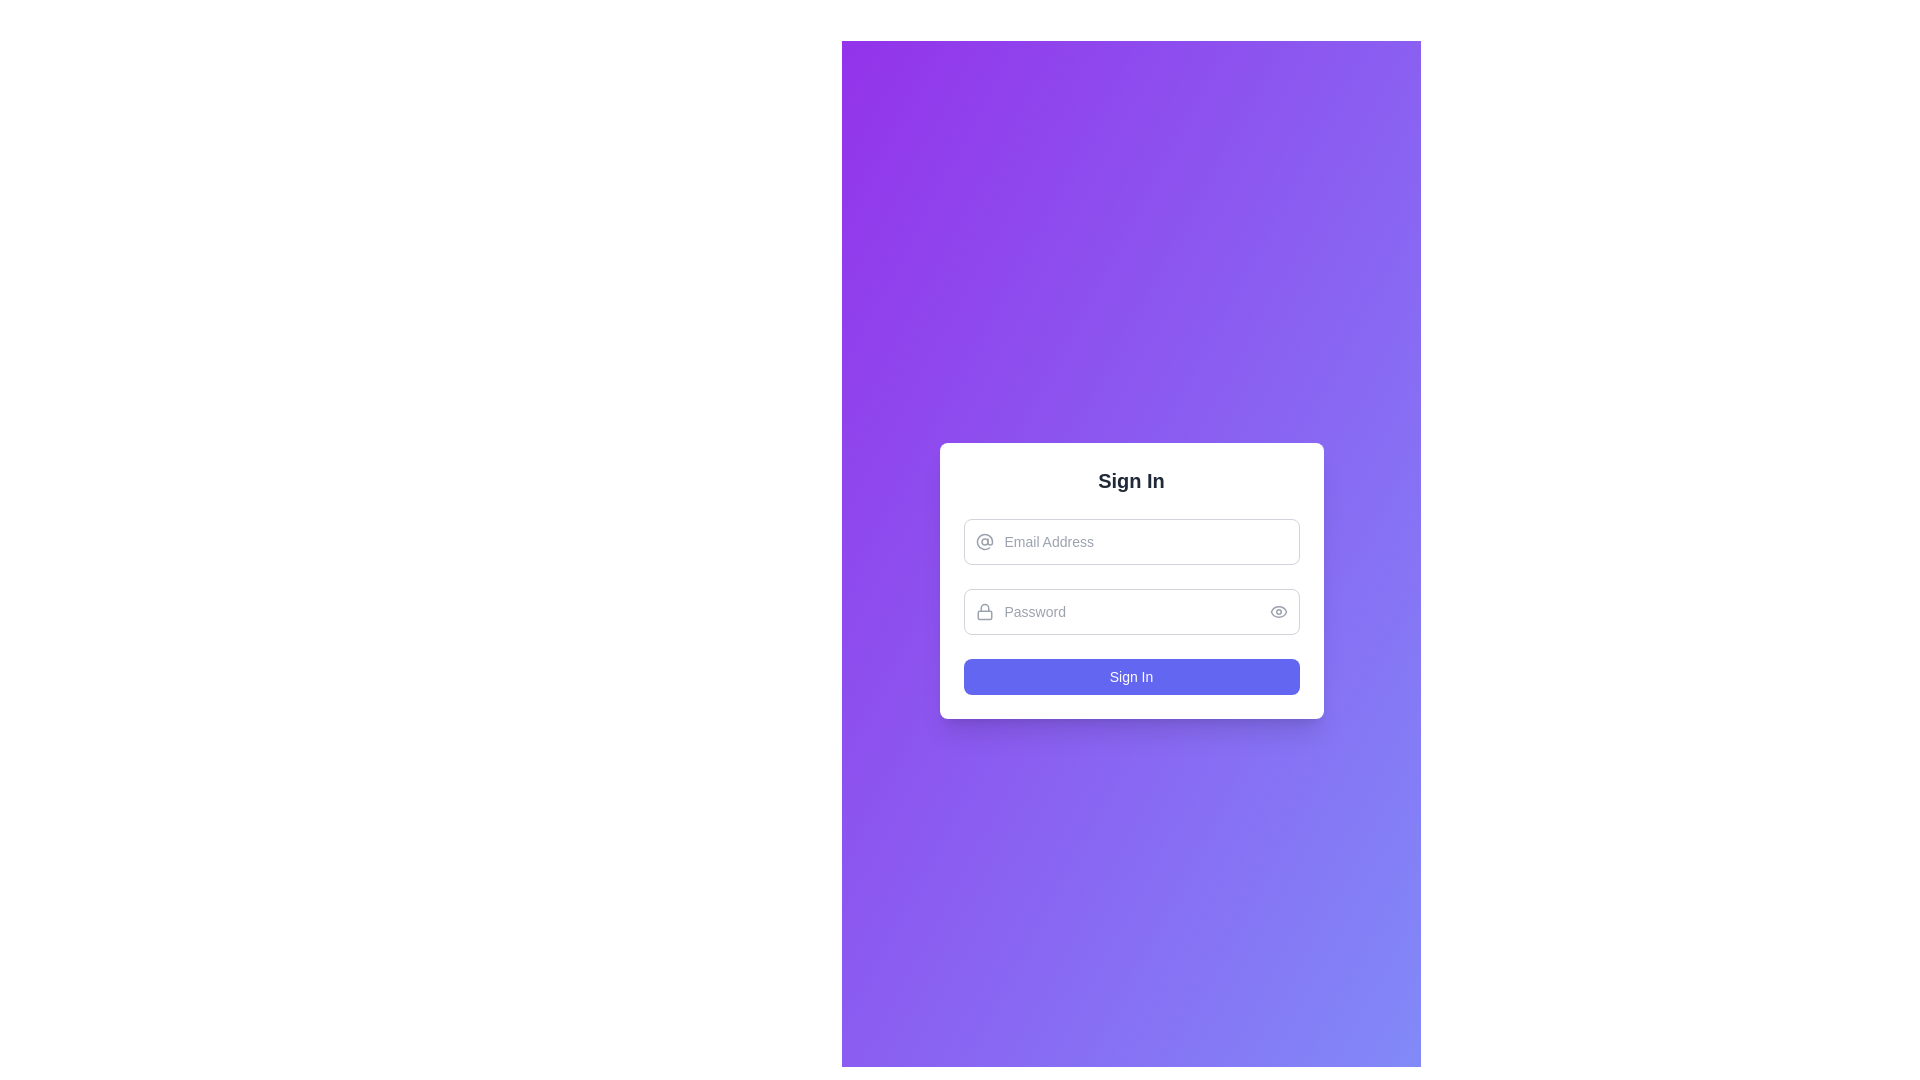 This screenshot has height=1080, width=1920. I want to click on the eye-shaped SVG icon, so click(1277, 611).